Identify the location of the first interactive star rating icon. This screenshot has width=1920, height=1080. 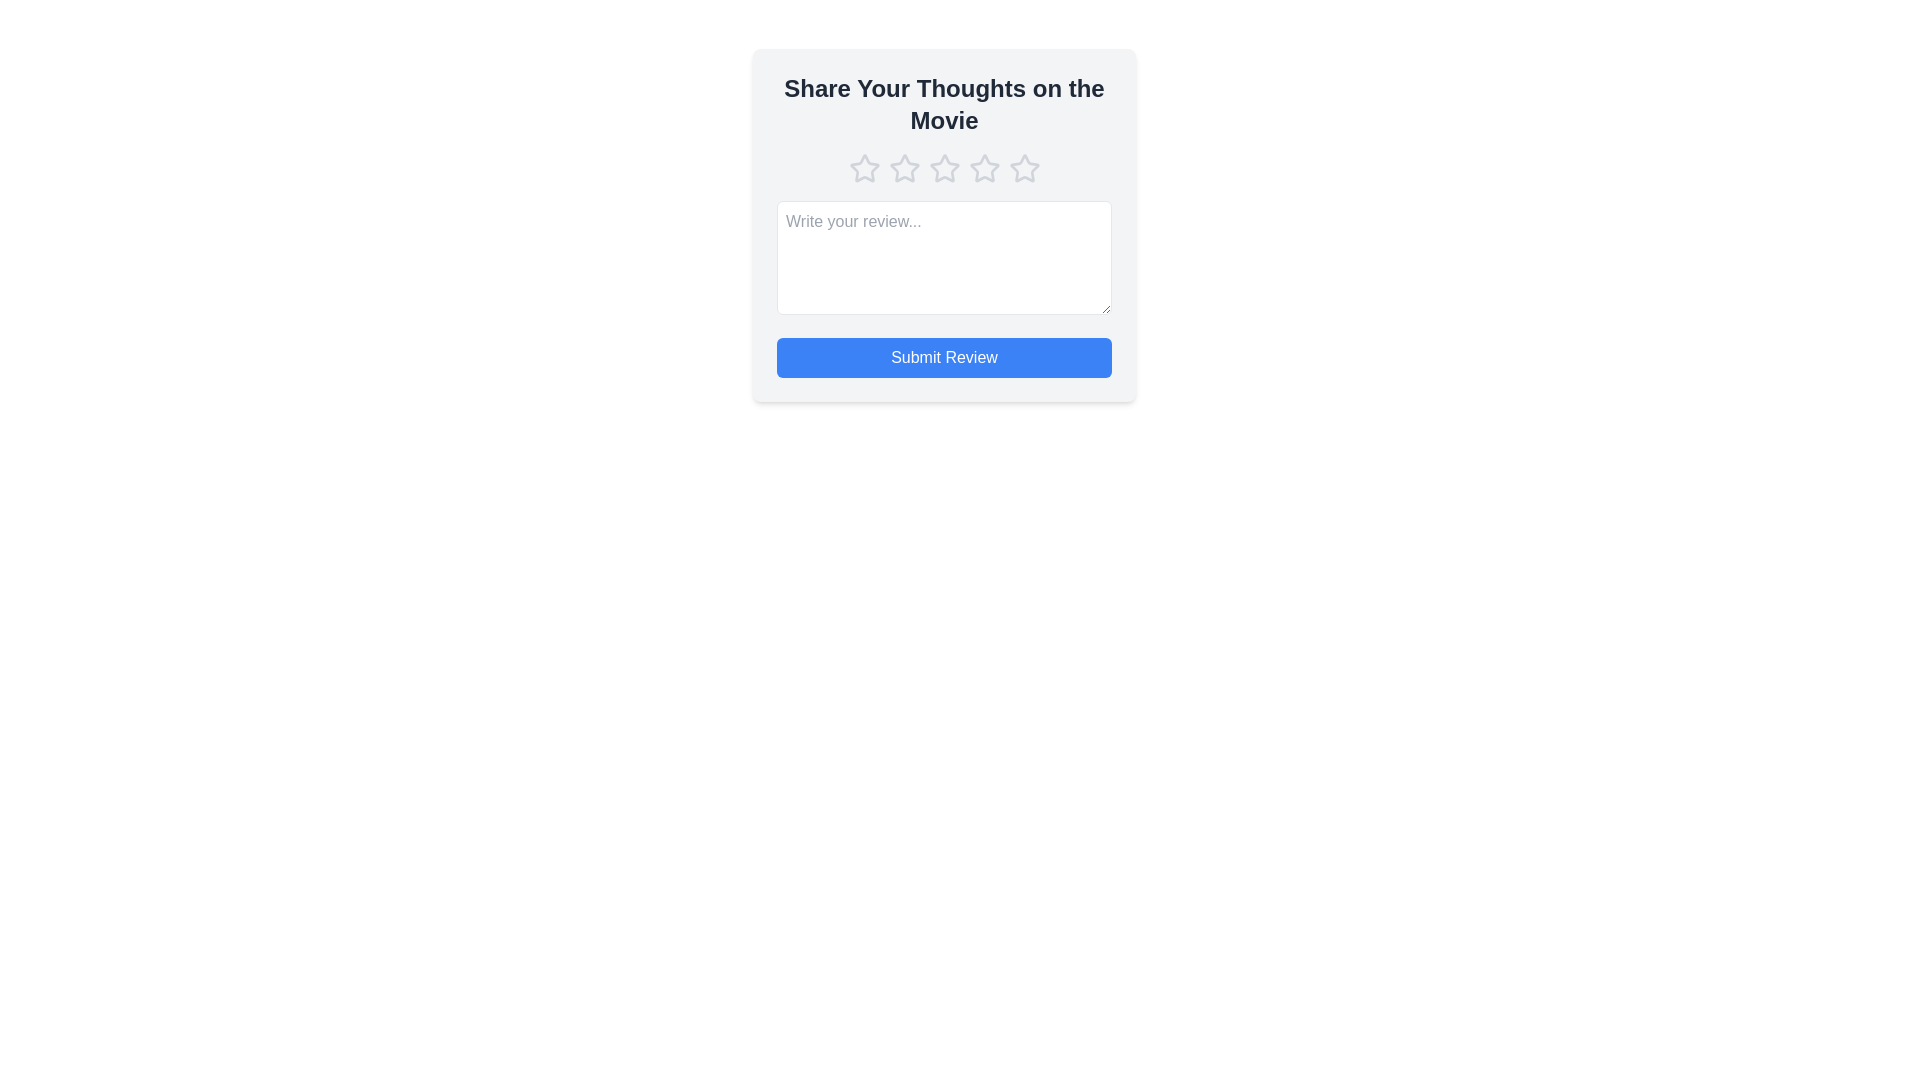
(864, 167).